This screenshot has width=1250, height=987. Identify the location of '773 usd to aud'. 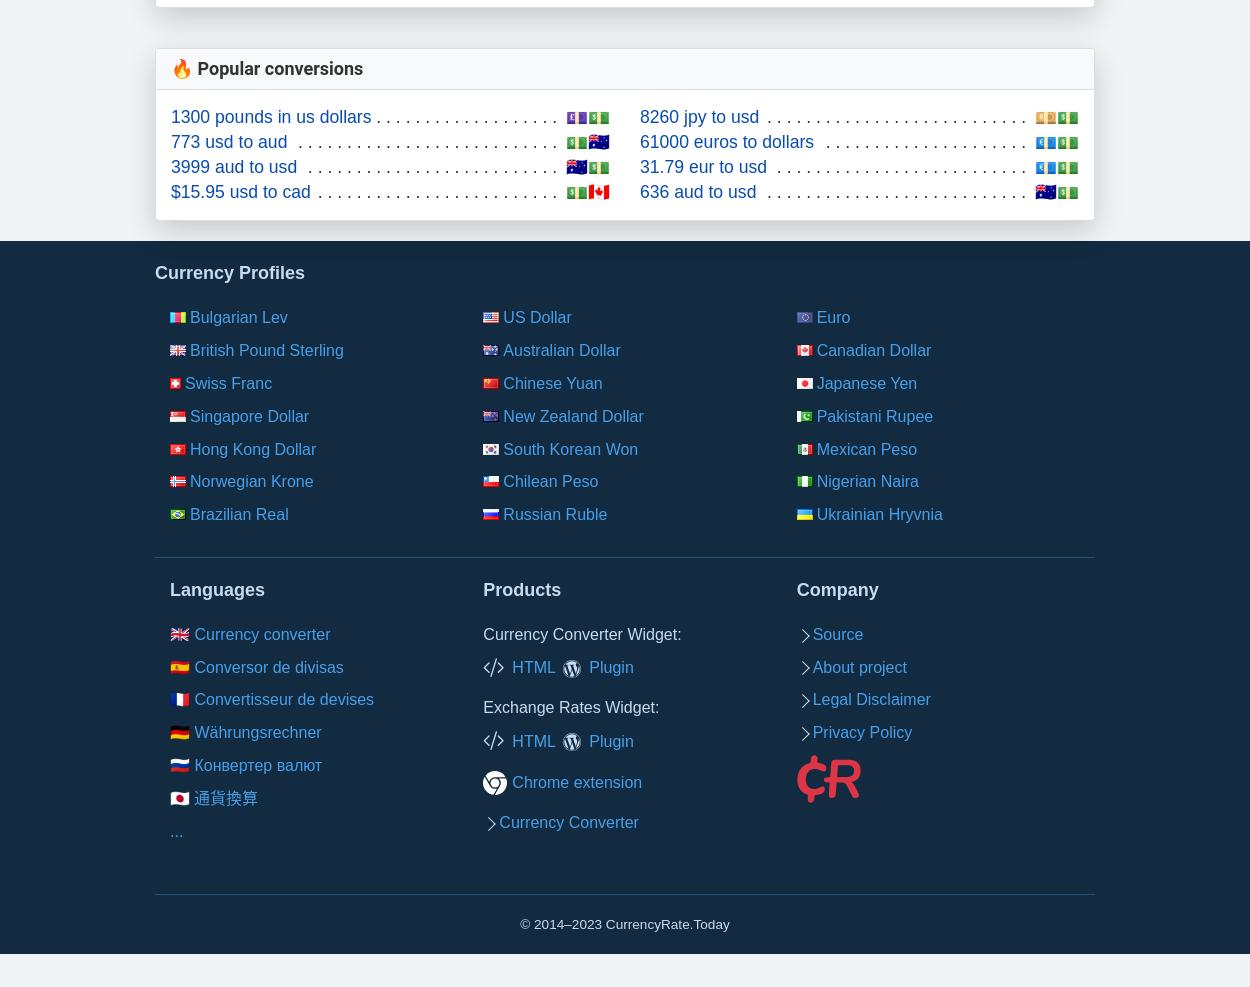
(228, 141).